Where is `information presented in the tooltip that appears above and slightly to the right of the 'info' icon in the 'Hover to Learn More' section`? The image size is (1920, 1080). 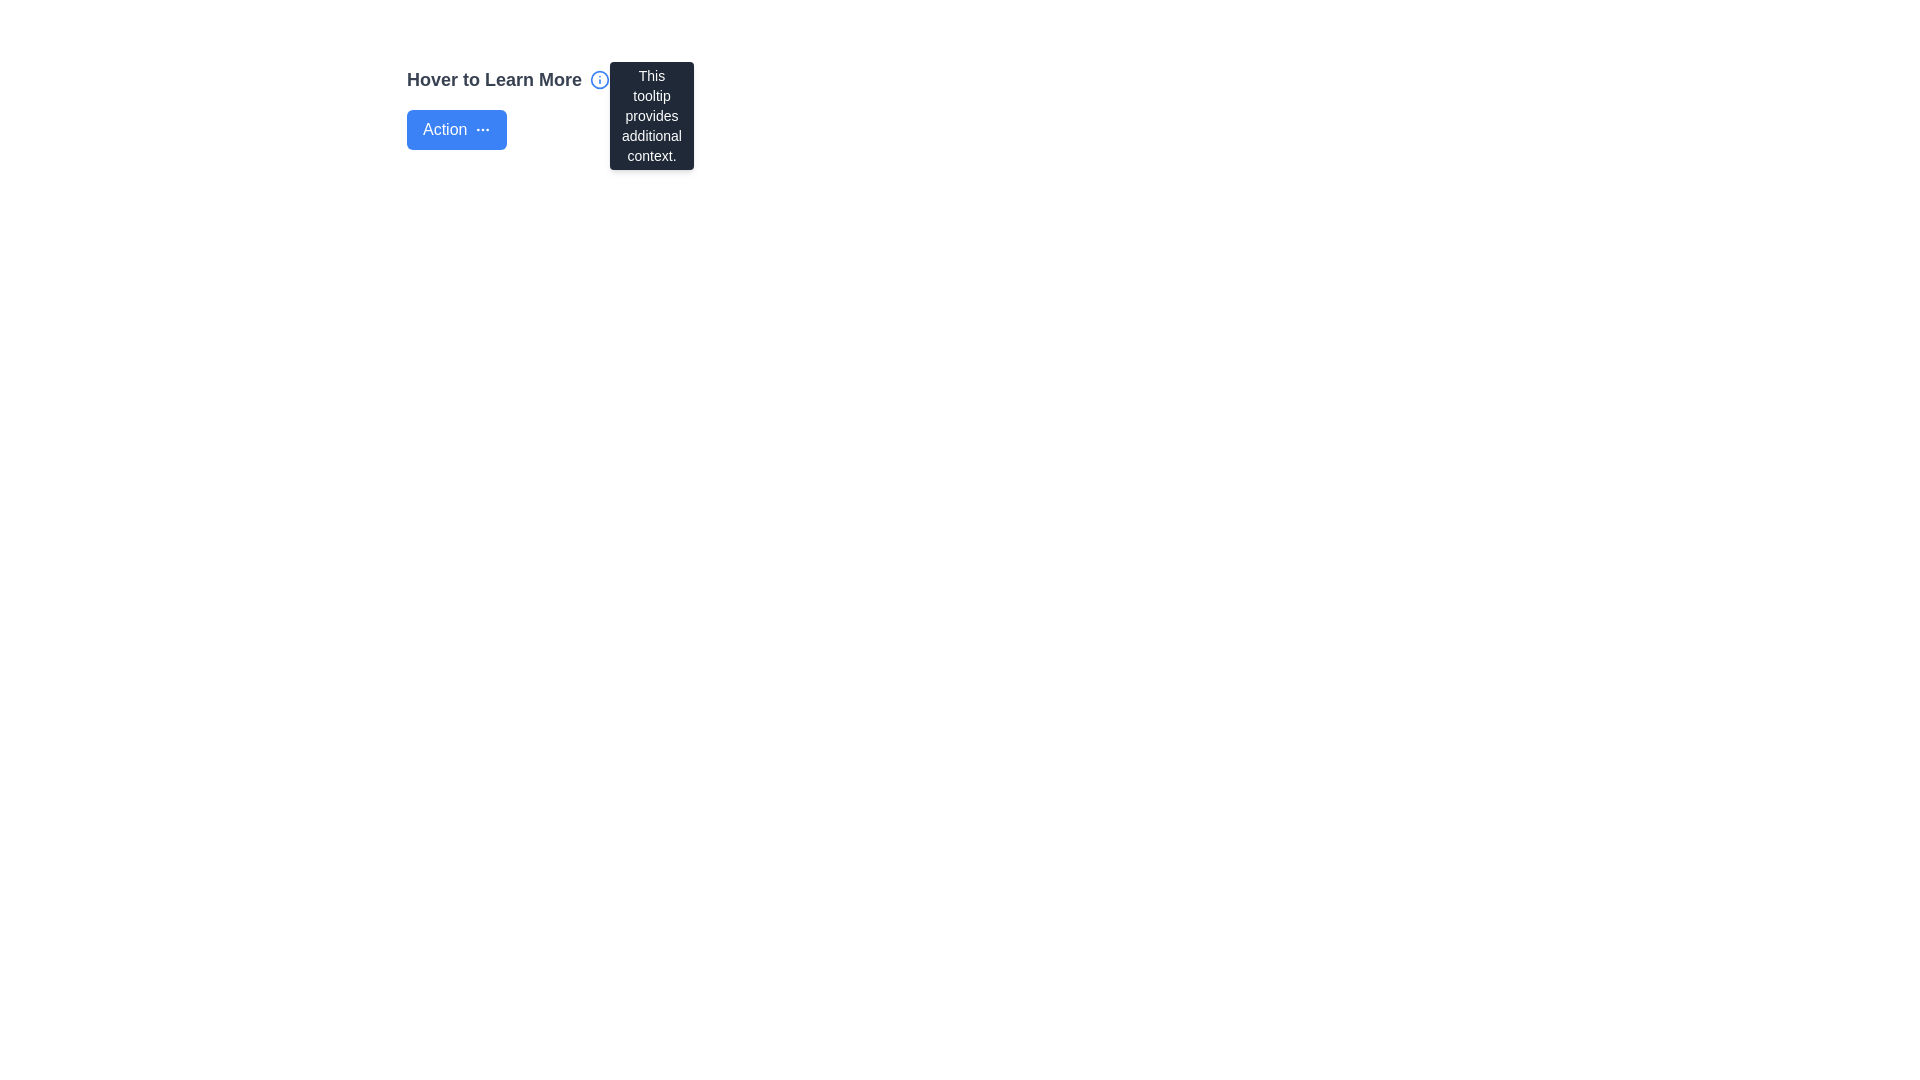
information presented in the tooltip that appears above and slightly to the right of the 'info' icon in the 'Hover to Learn More' section is located at coordinates (652, 115).